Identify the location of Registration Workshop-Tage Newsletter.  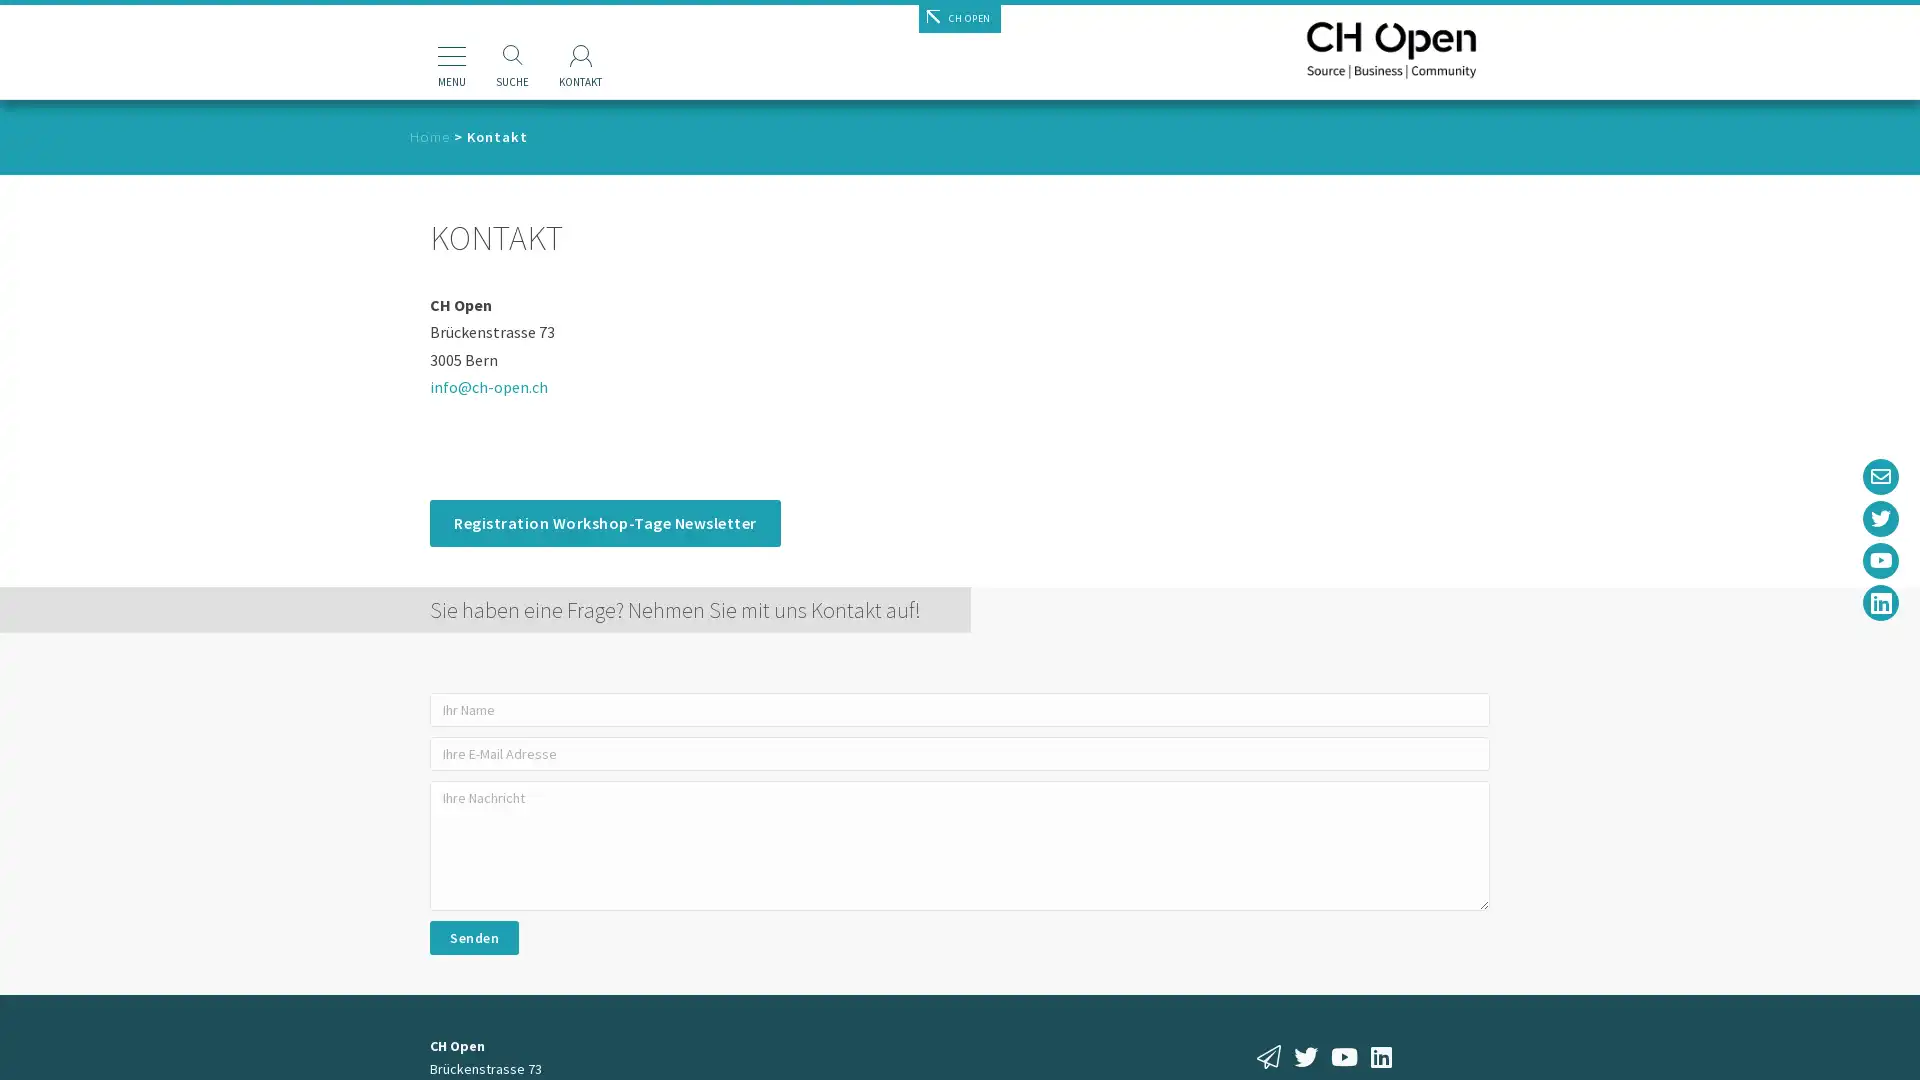
(603, 522).